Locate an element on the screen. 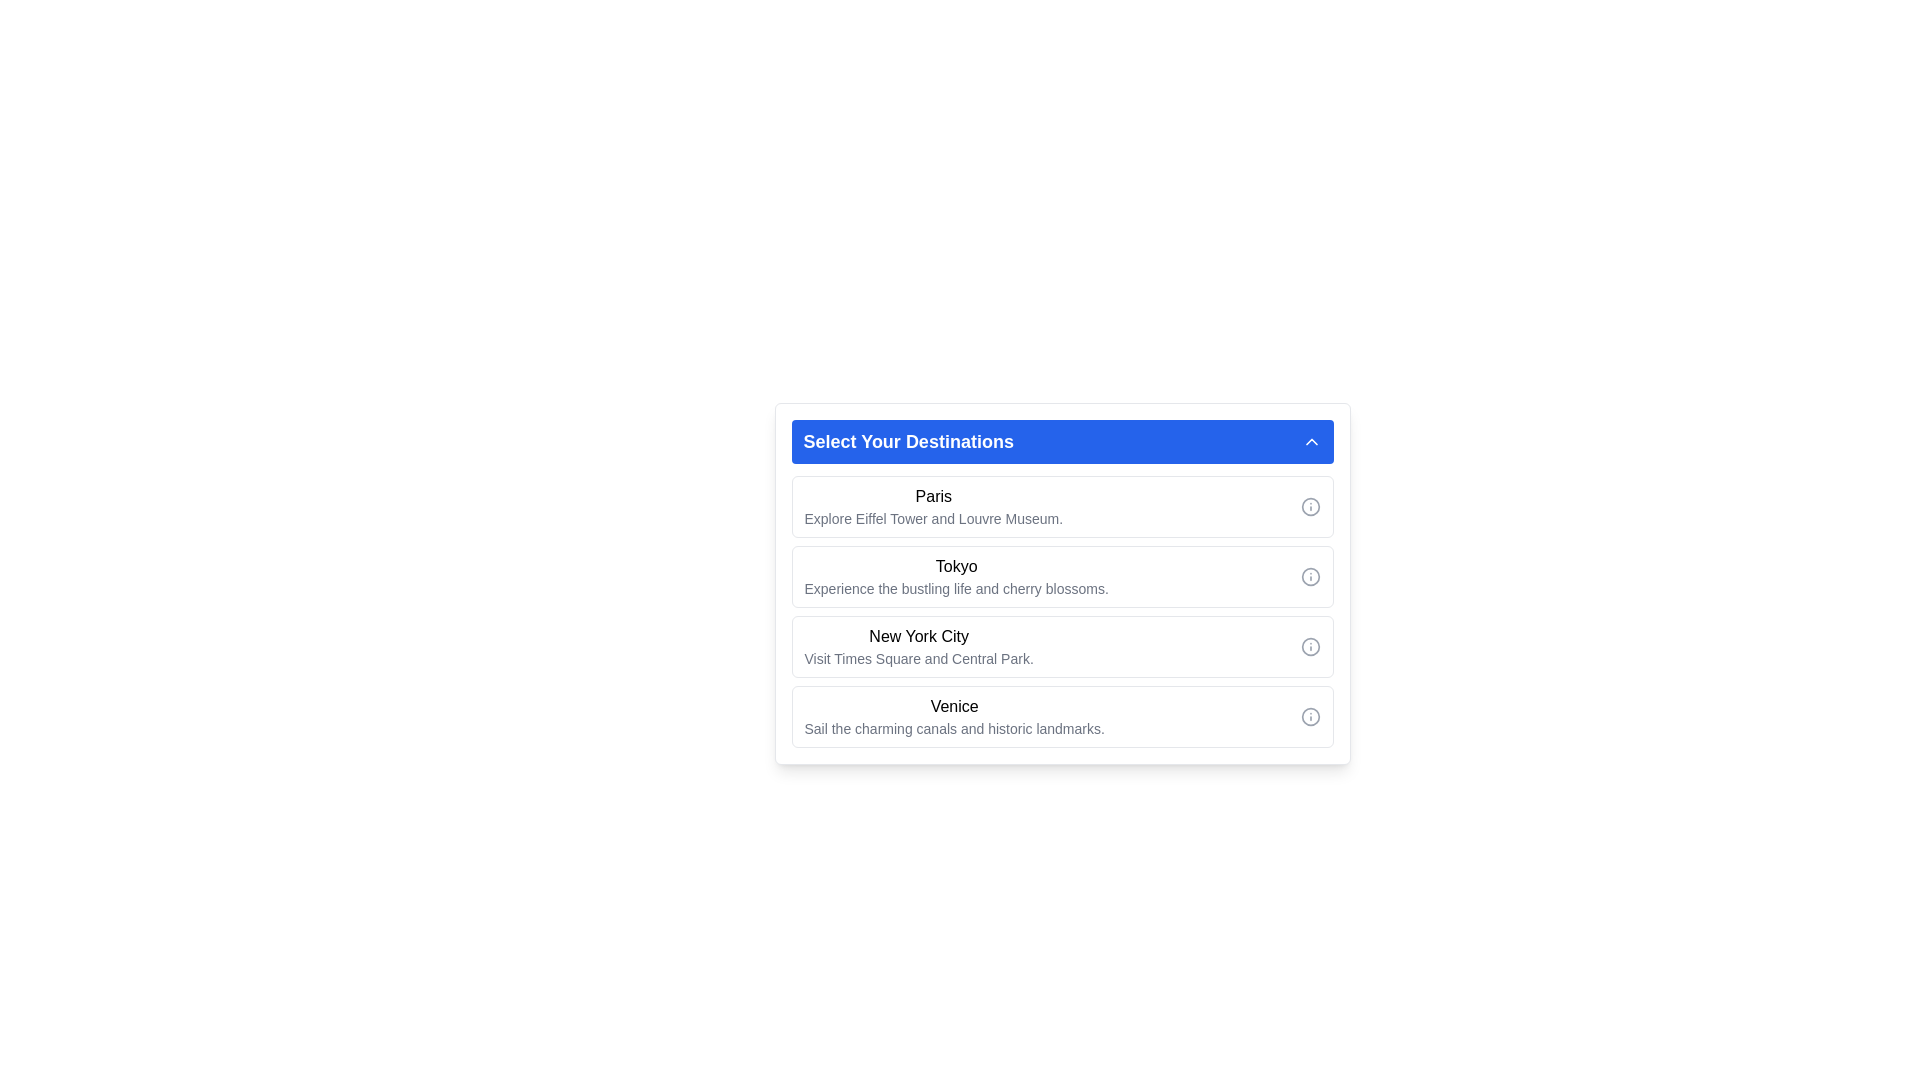  the static text element providing additional information about 'Tokyo', located below the text 'Tokyo' in the 'Select Your Destinations' section is located at coordinates (955, 588).